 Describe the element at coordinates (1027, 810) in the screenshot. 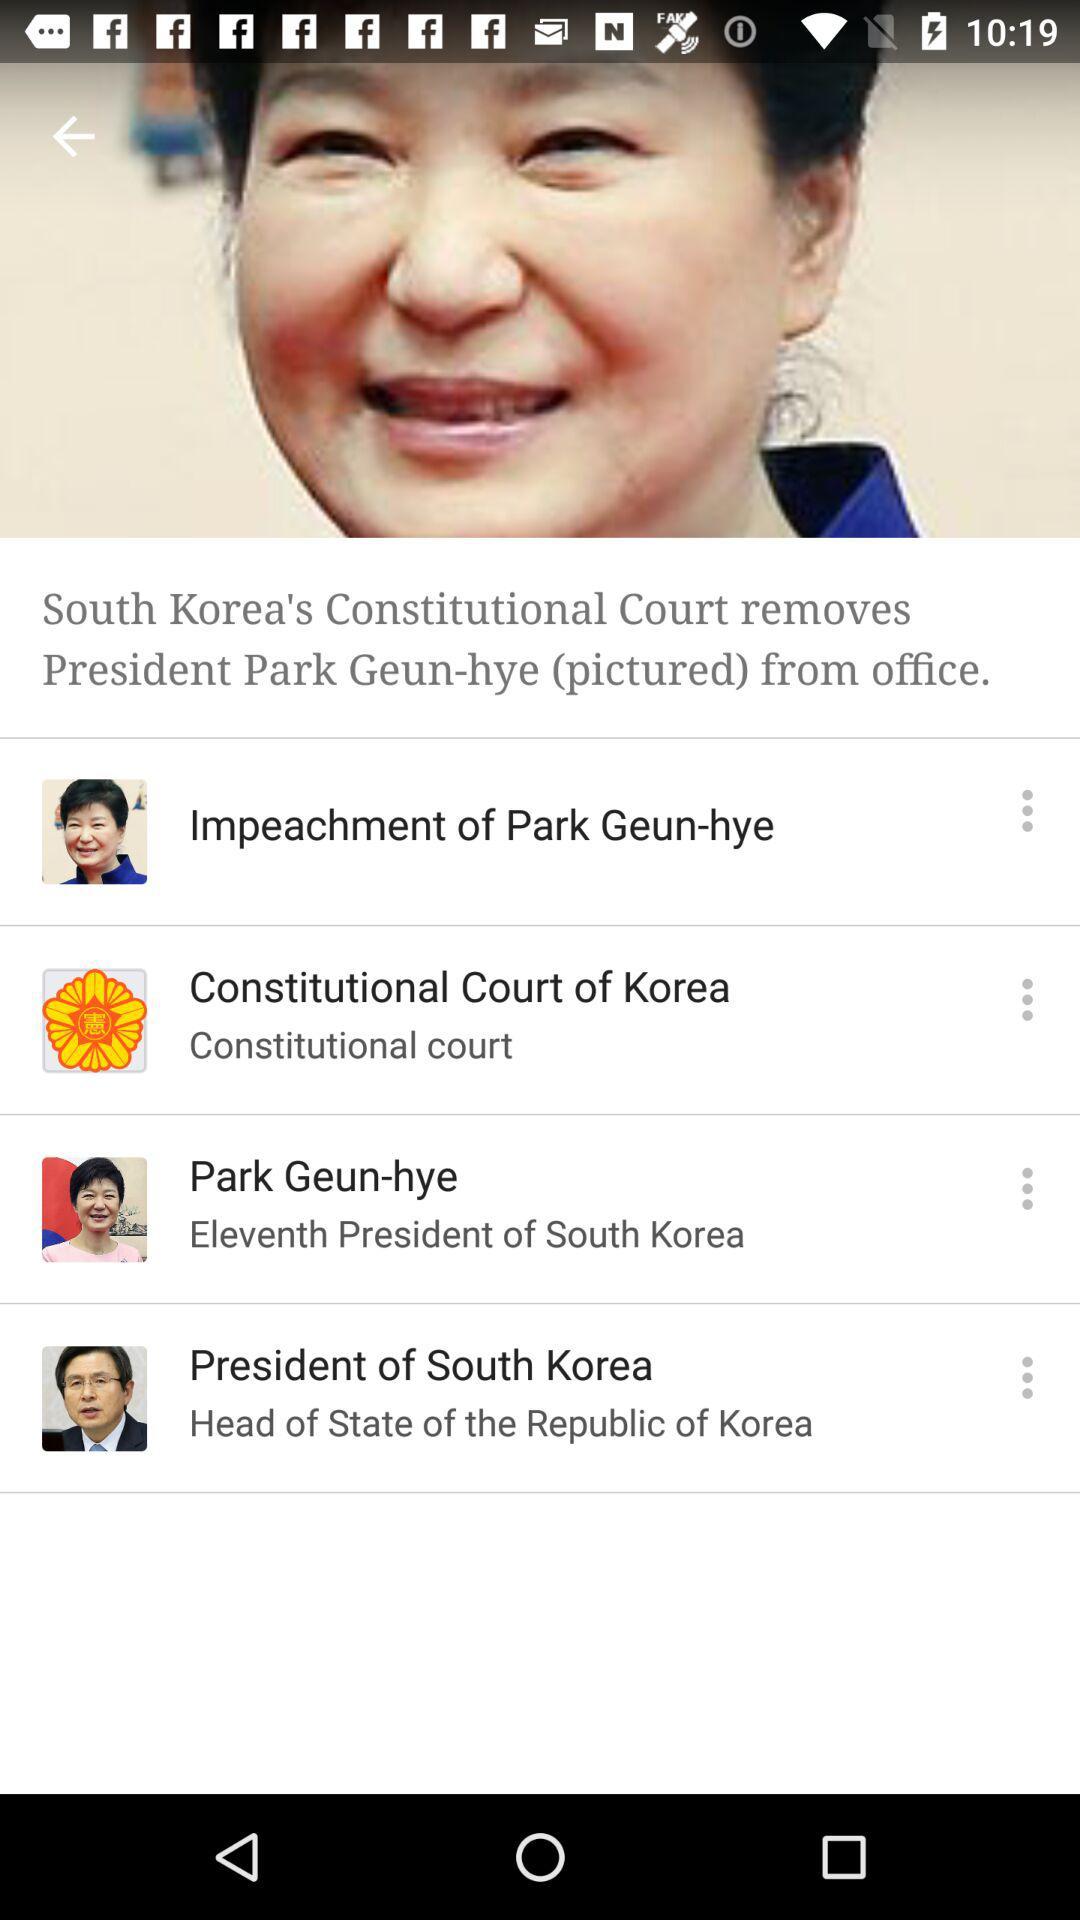

I see `more option` at that location.